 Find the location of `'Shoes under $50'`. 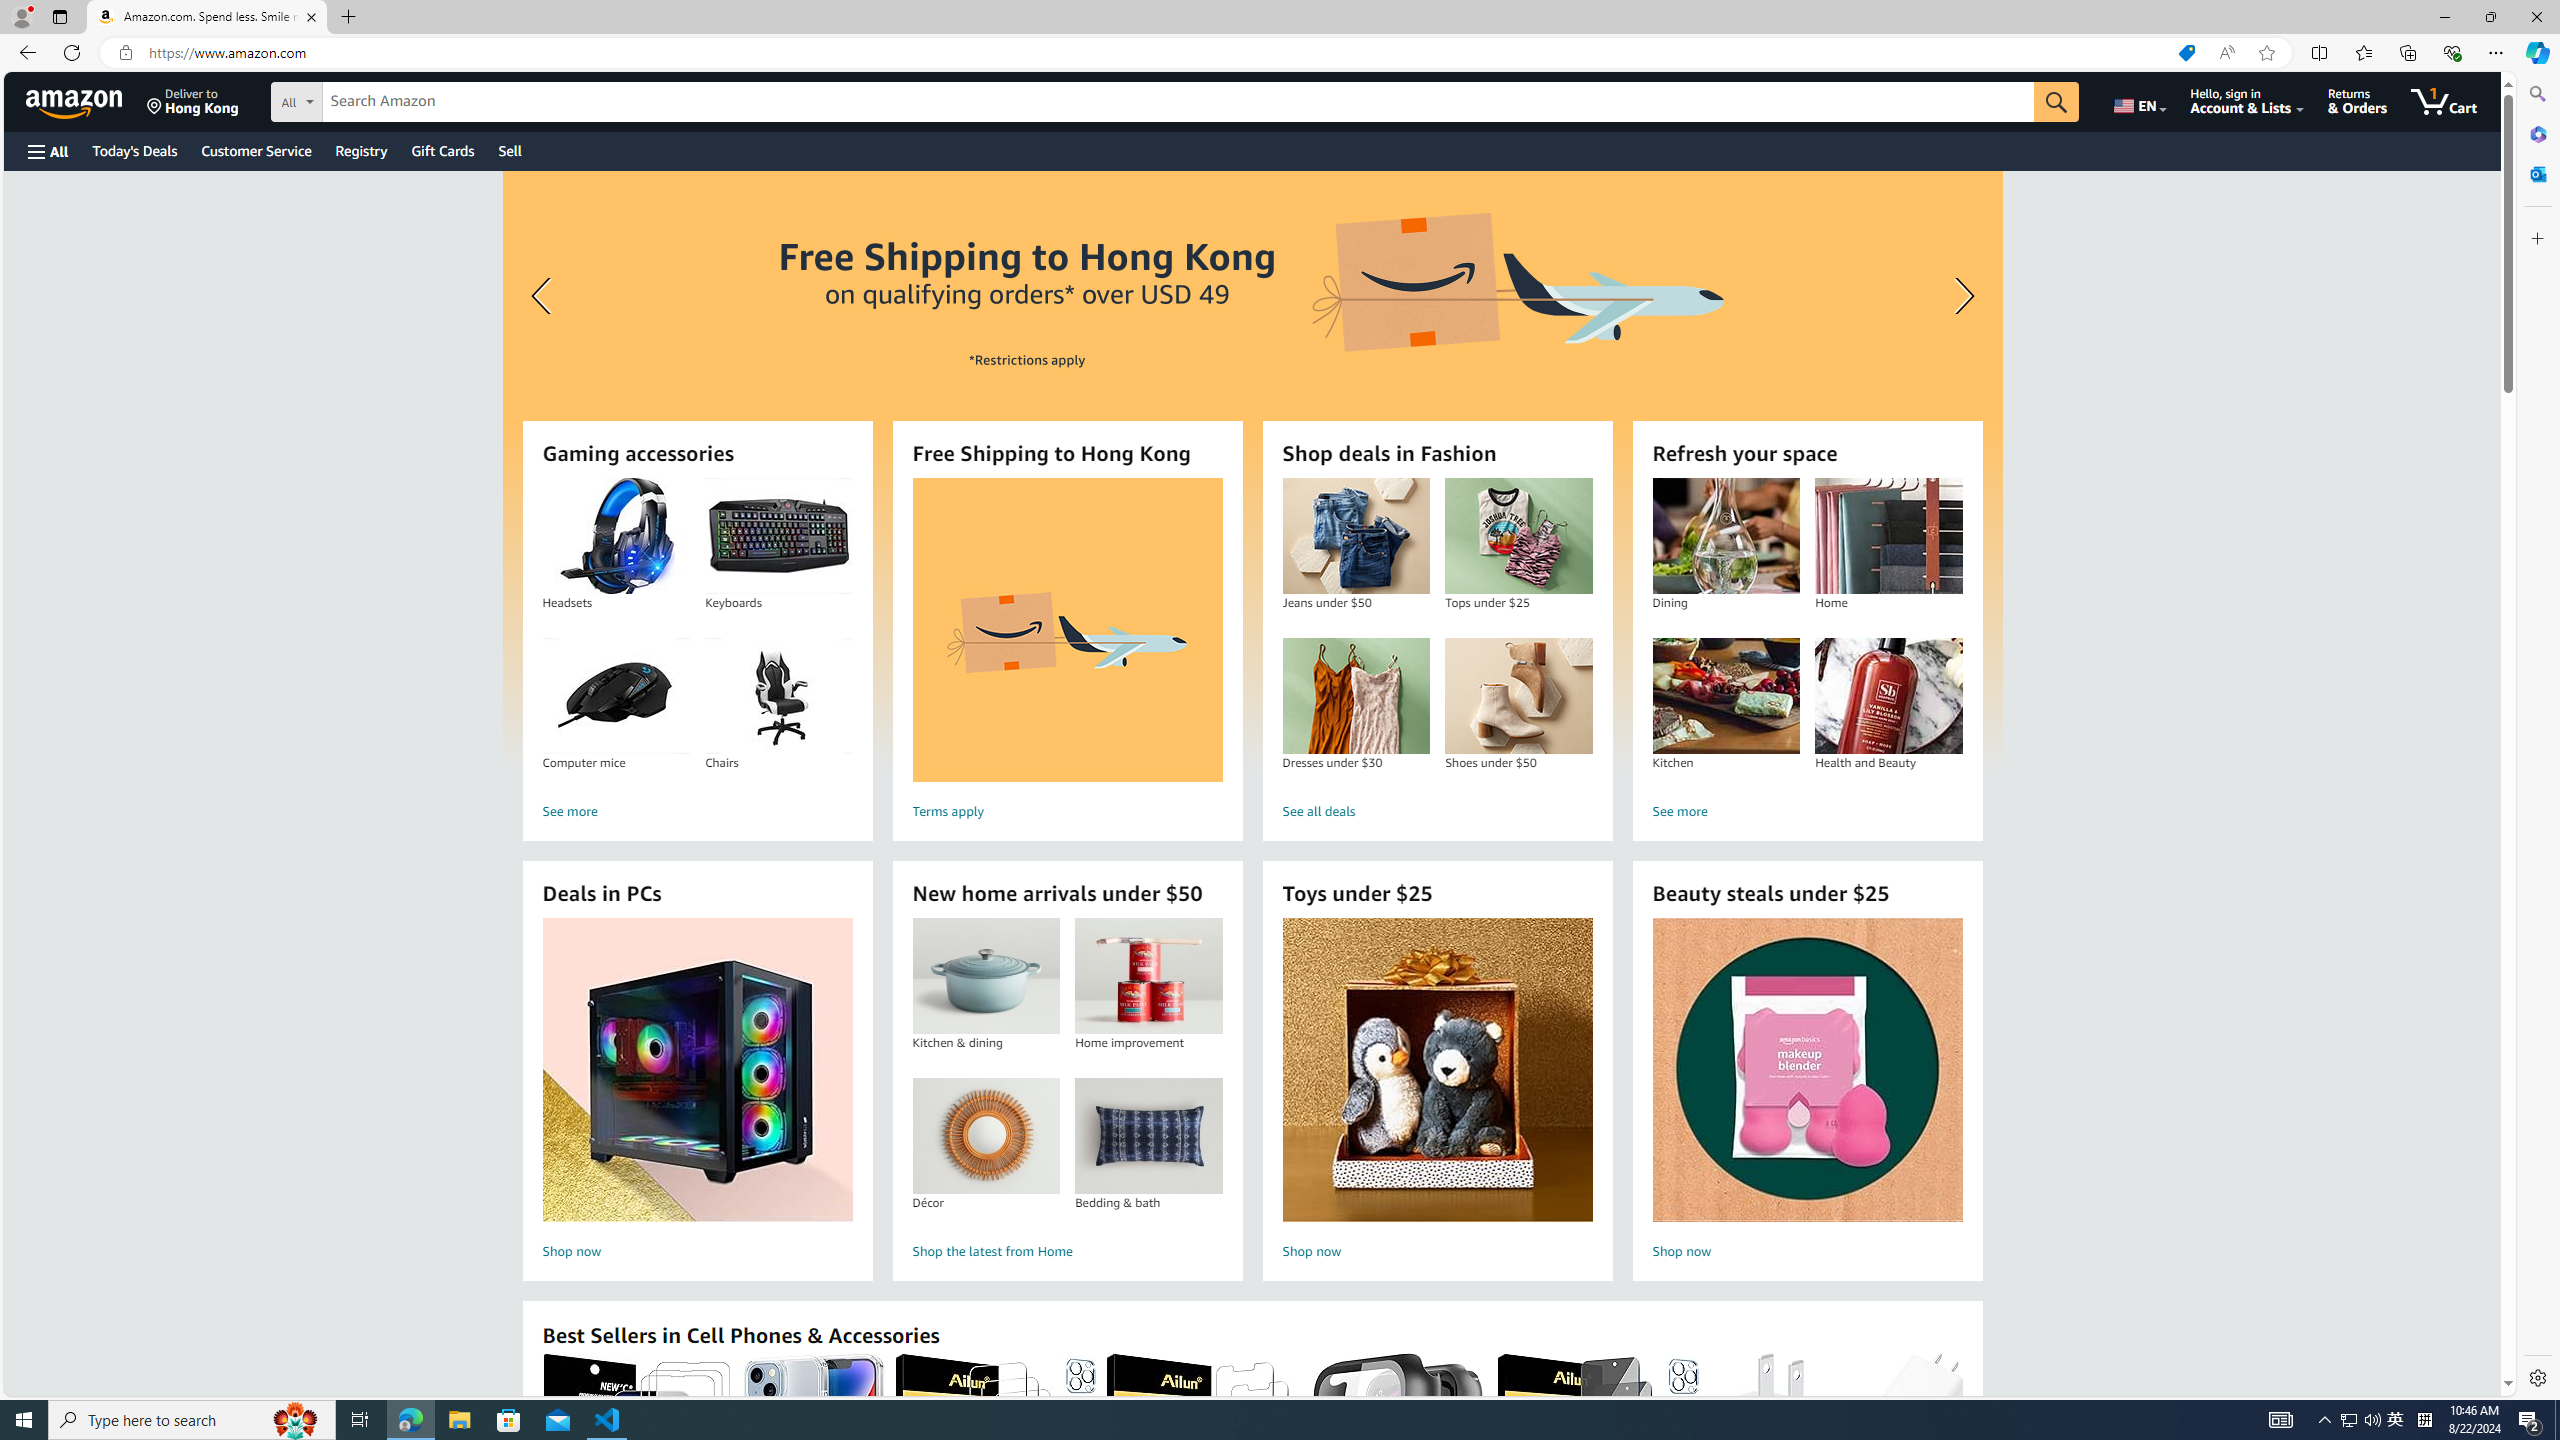

'Shoes under $50' is located at coordinates (1519, 696).